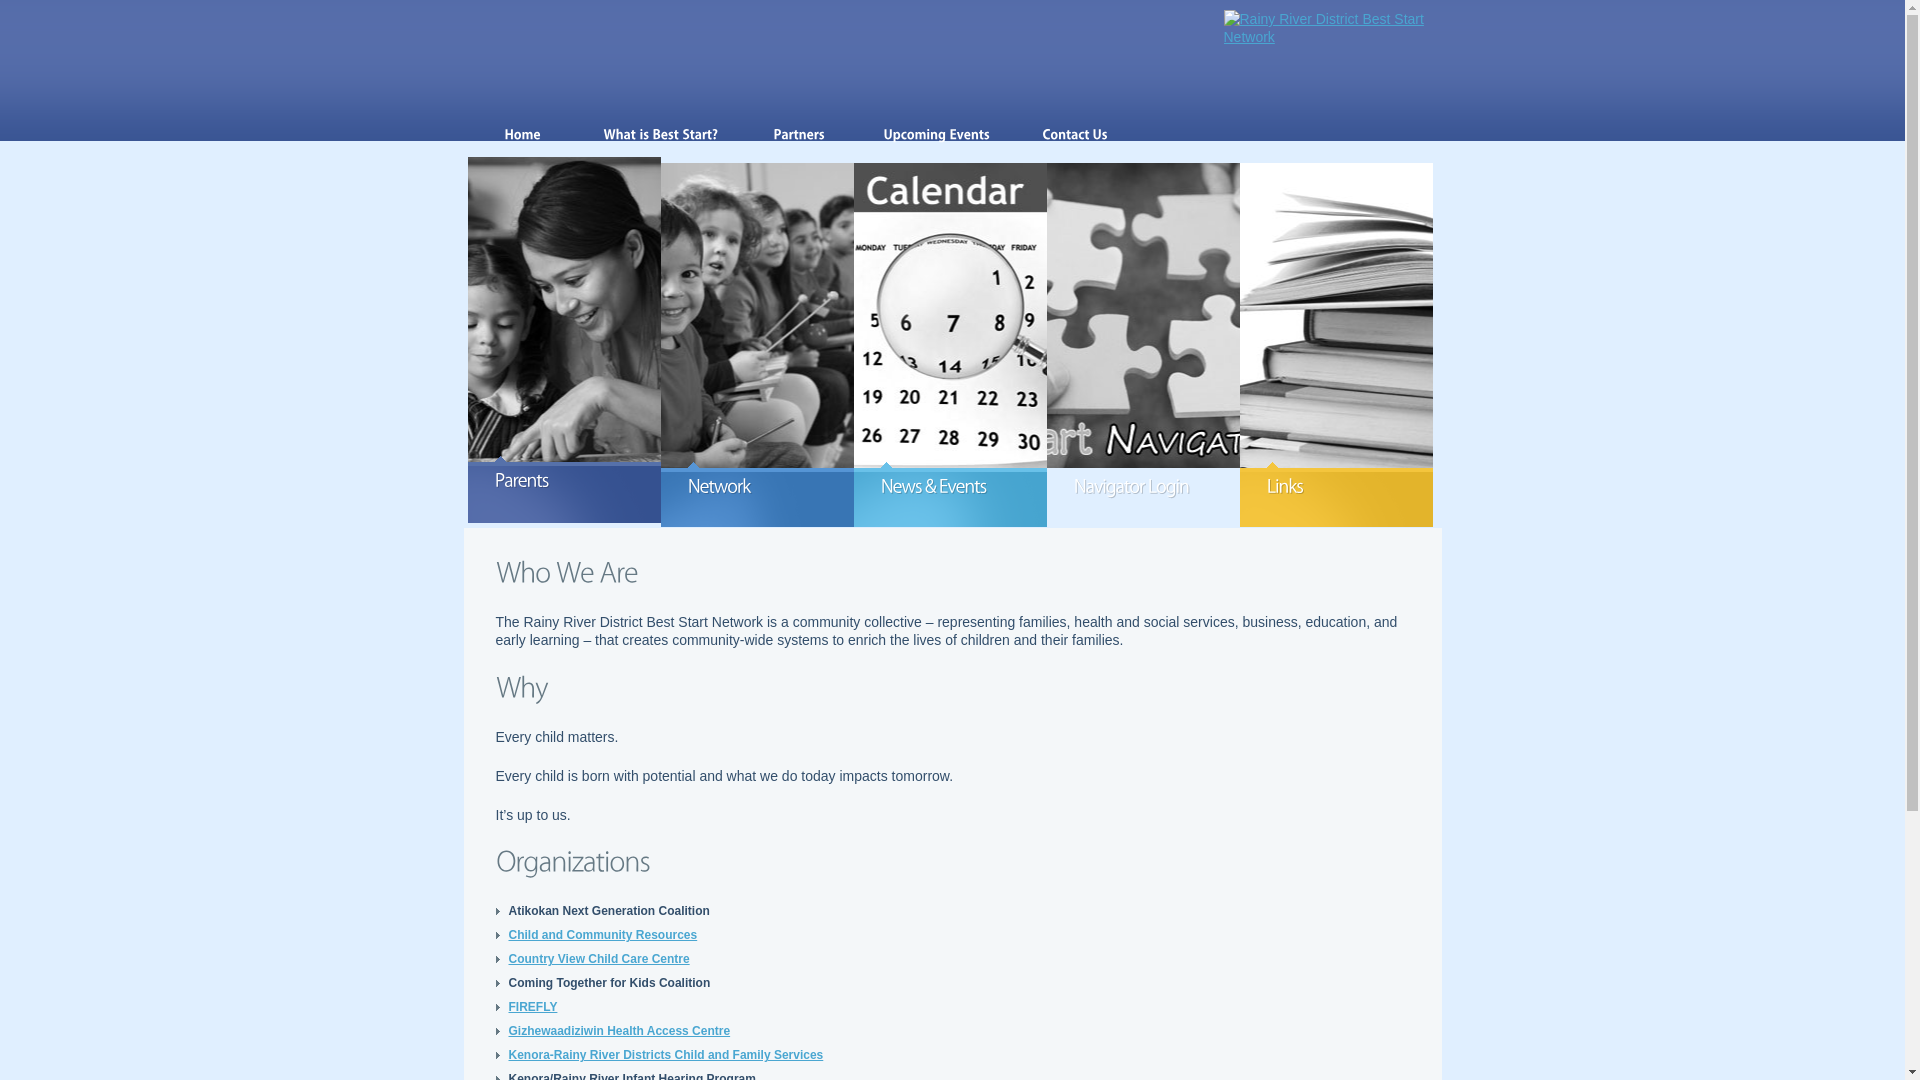 The image size is (1920, 1080). I want to click on 'FIREFLY', so click(532, 1006).